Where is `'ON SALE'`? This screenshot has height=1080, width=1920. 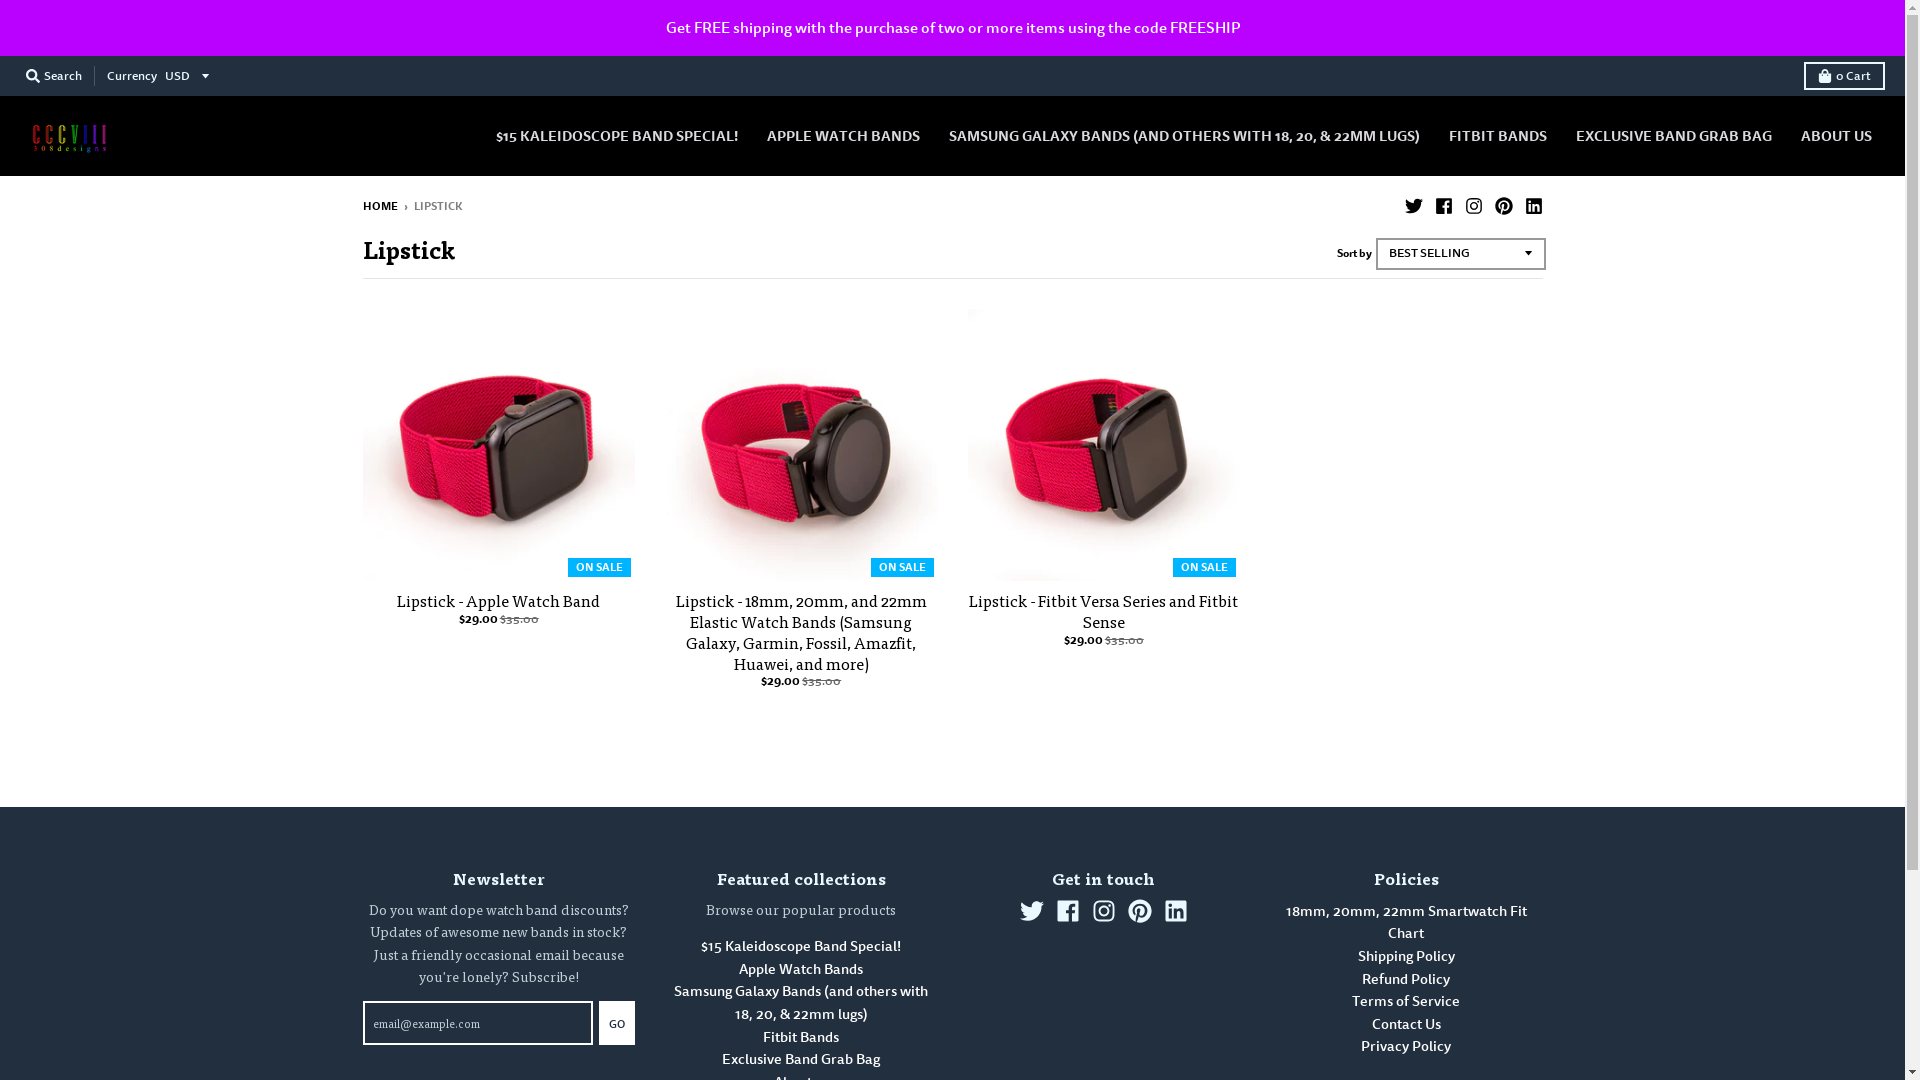 'ON SALE' is located at coordinates (1103, 444).